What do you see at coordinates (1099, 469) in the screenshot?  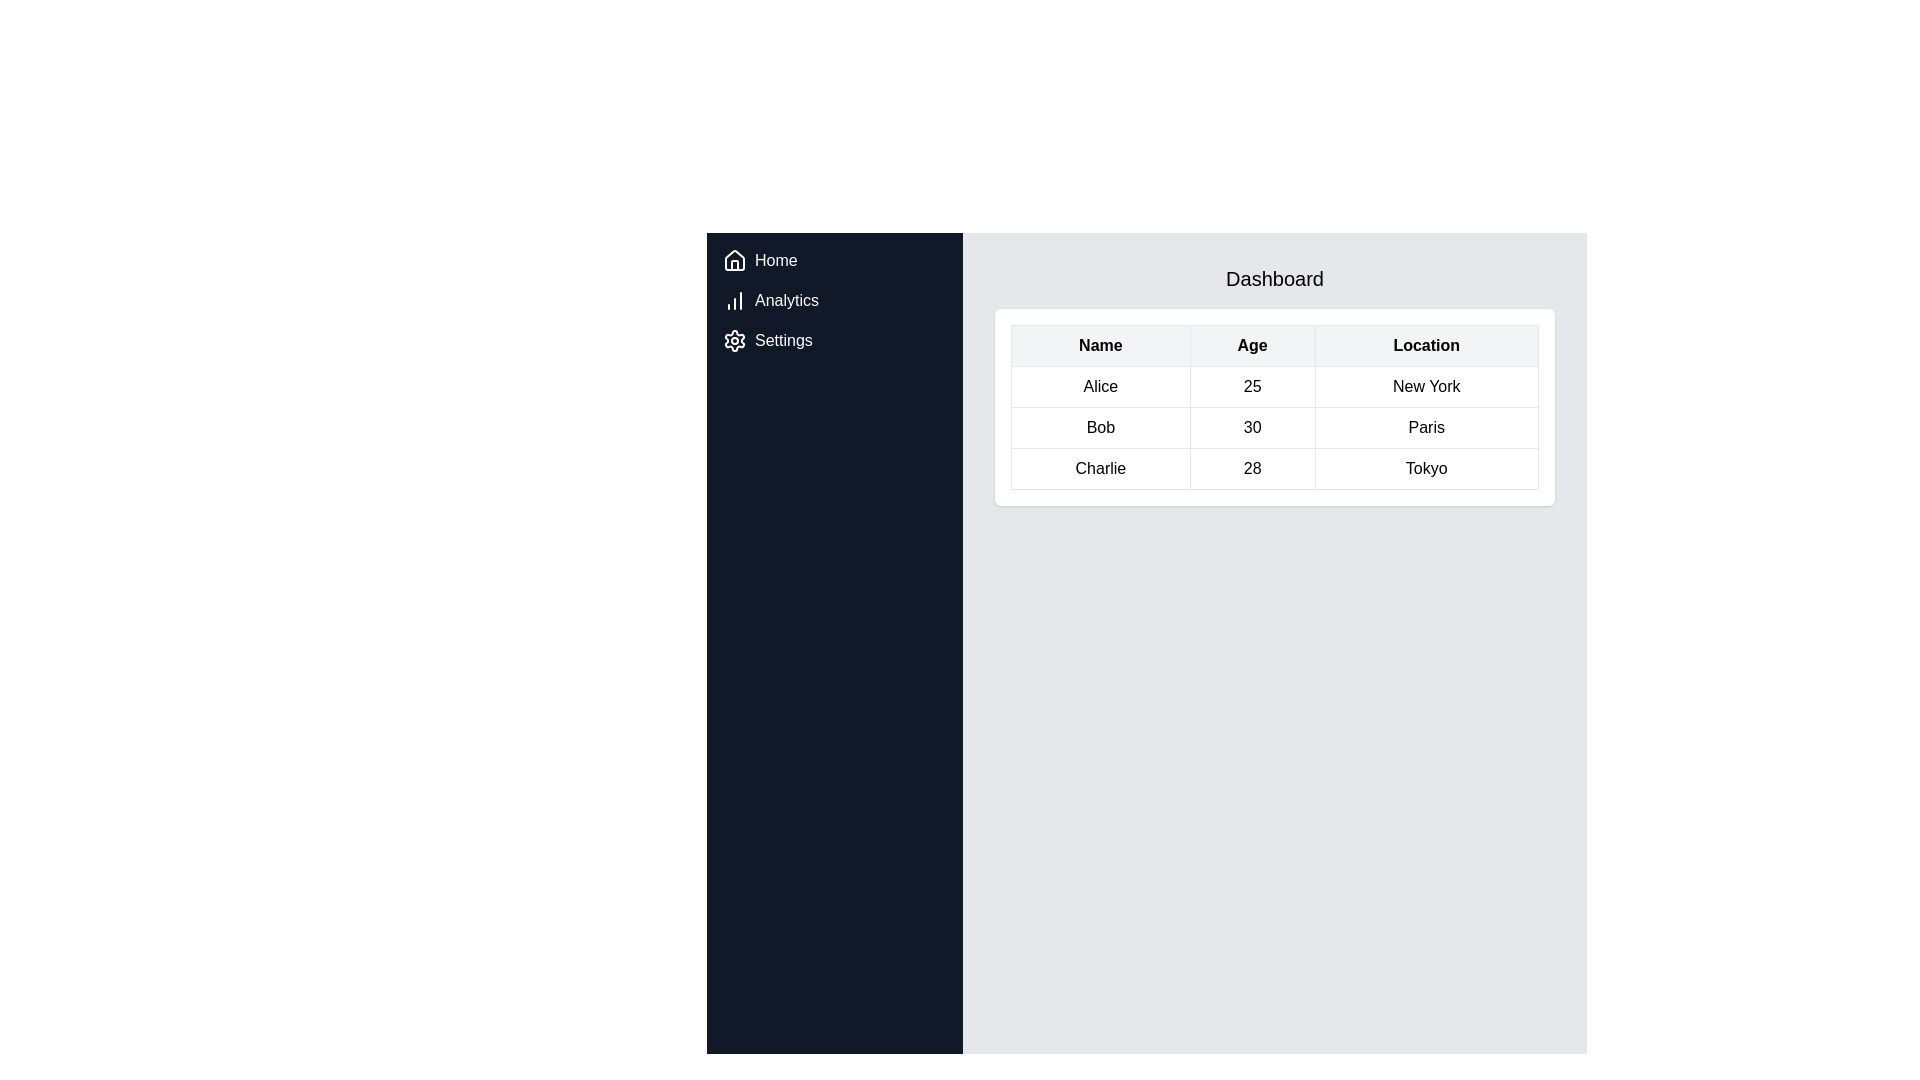 I see `the text label displaying an individual's name located in the first column of the third row of a three-column table` at bounding box center [1099, 469].